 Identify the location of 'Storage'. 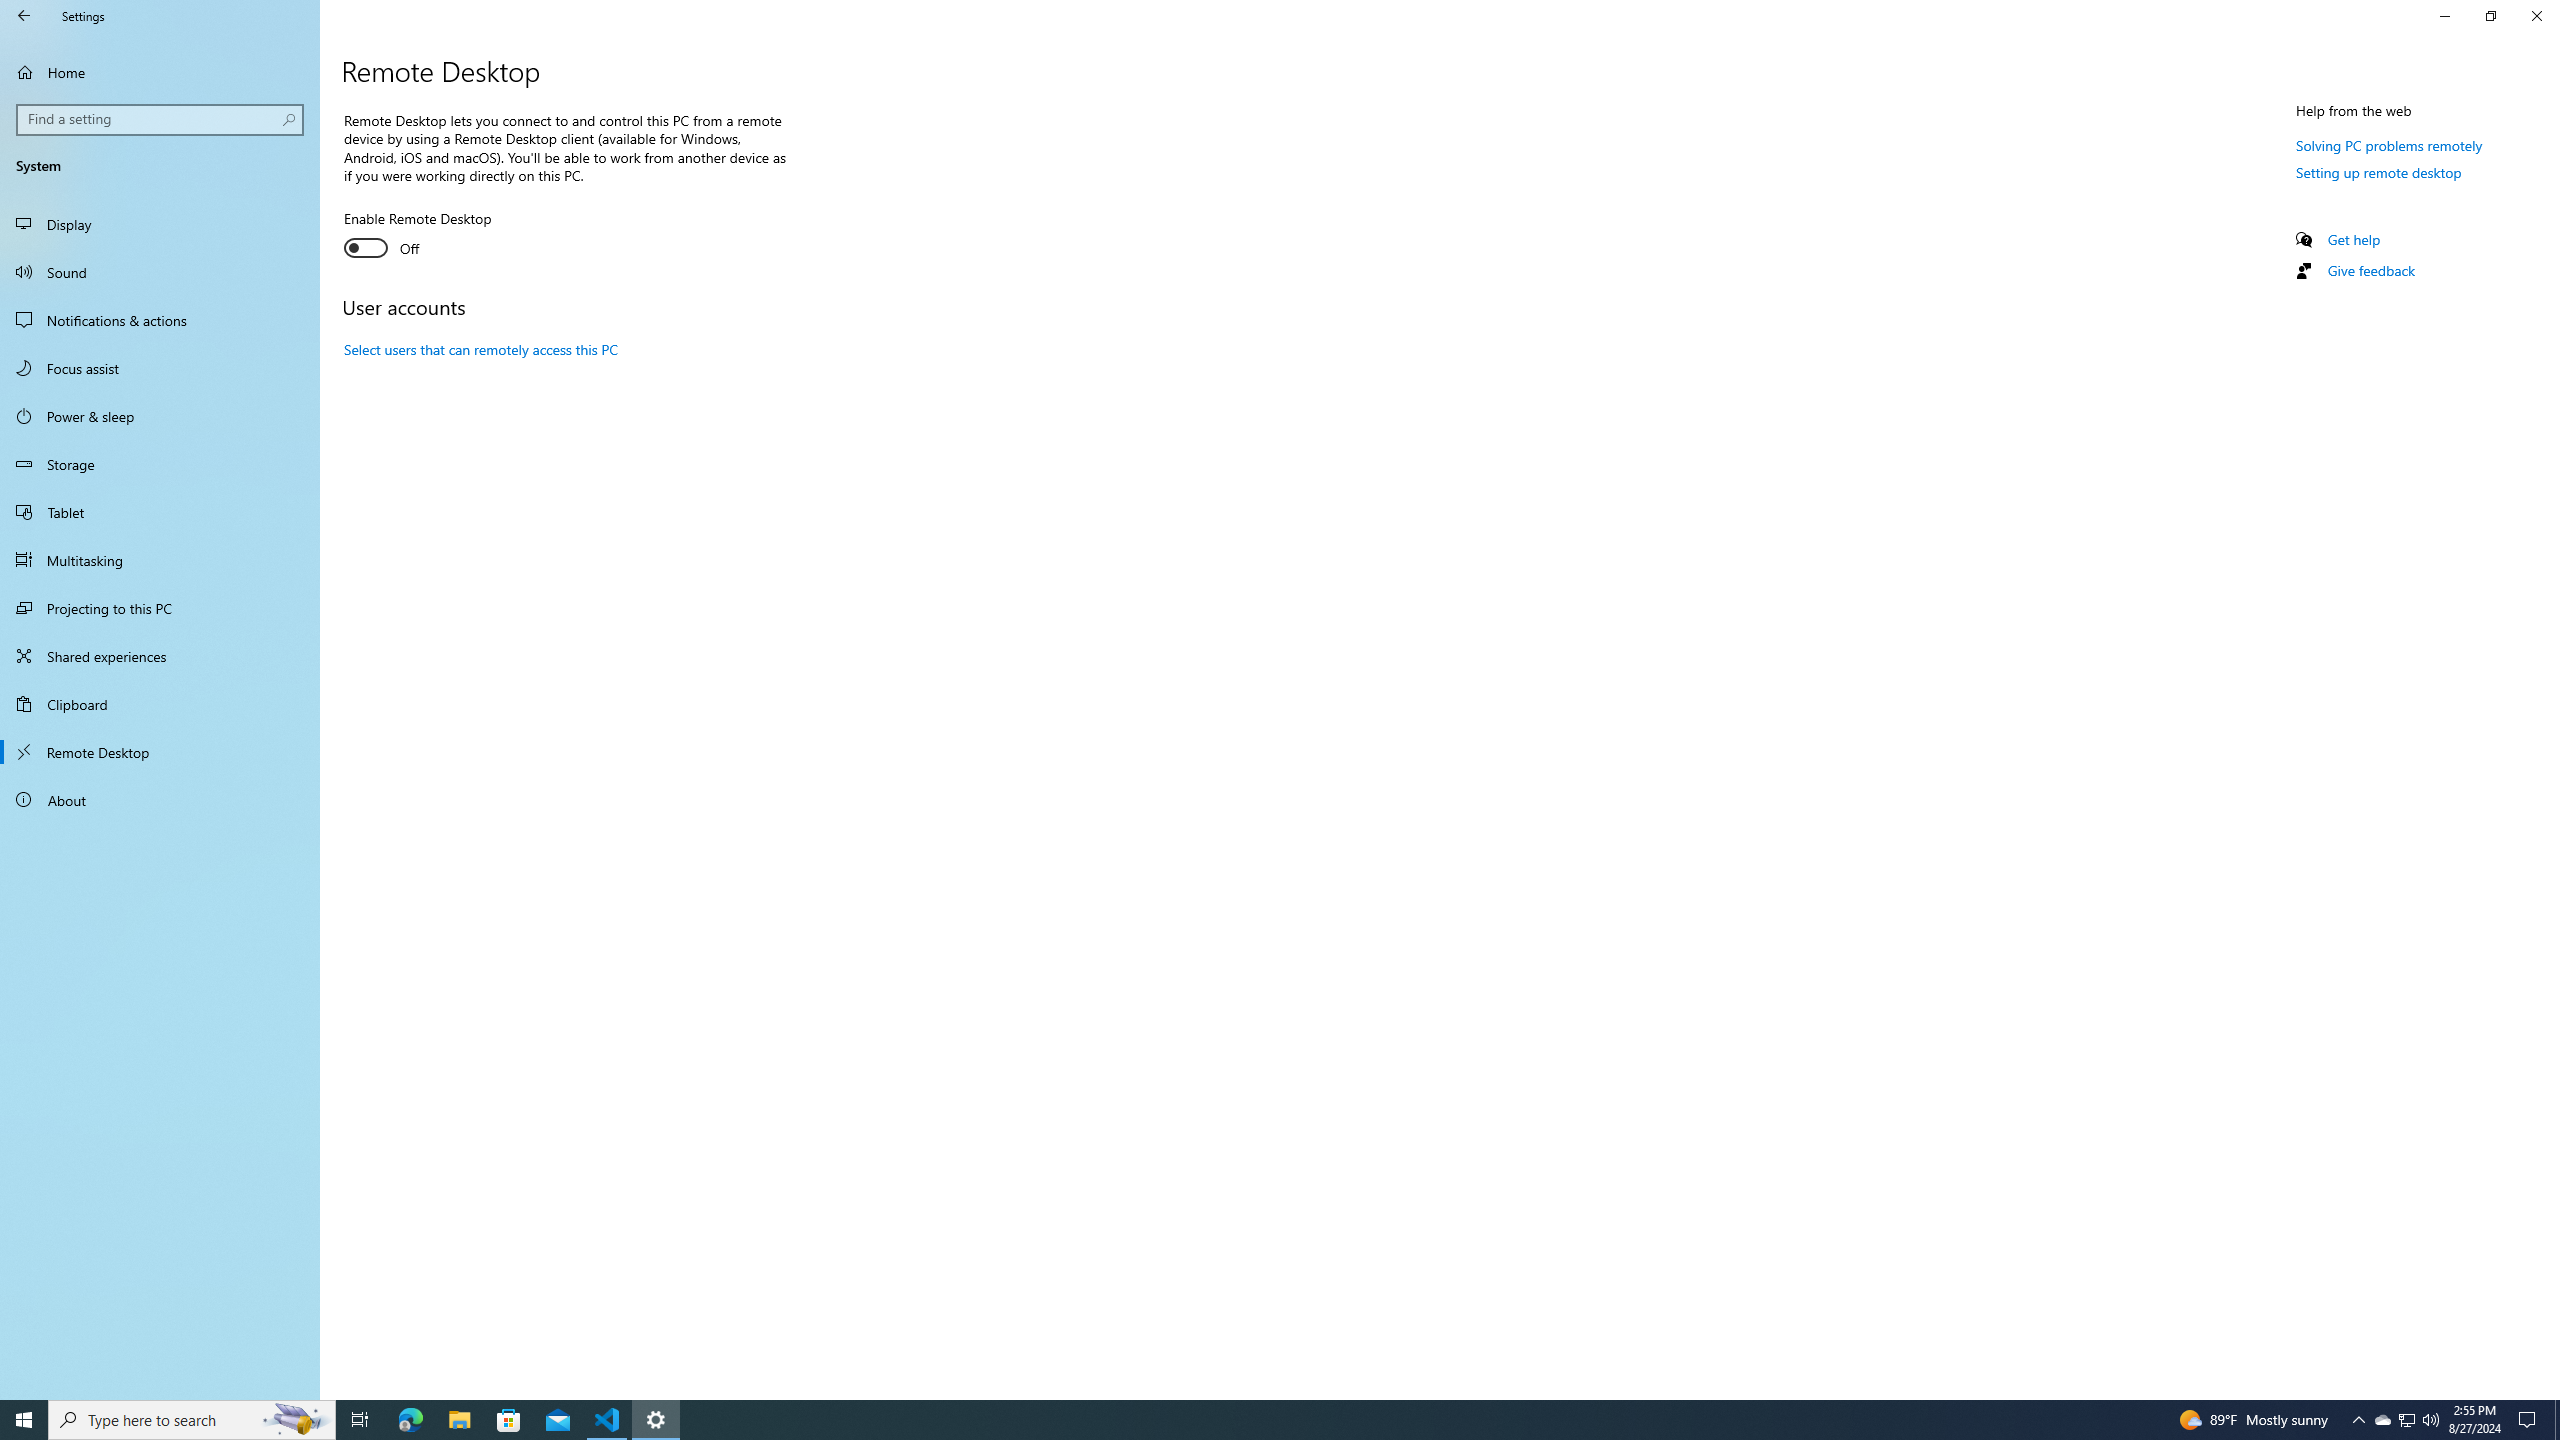
(159, 463).